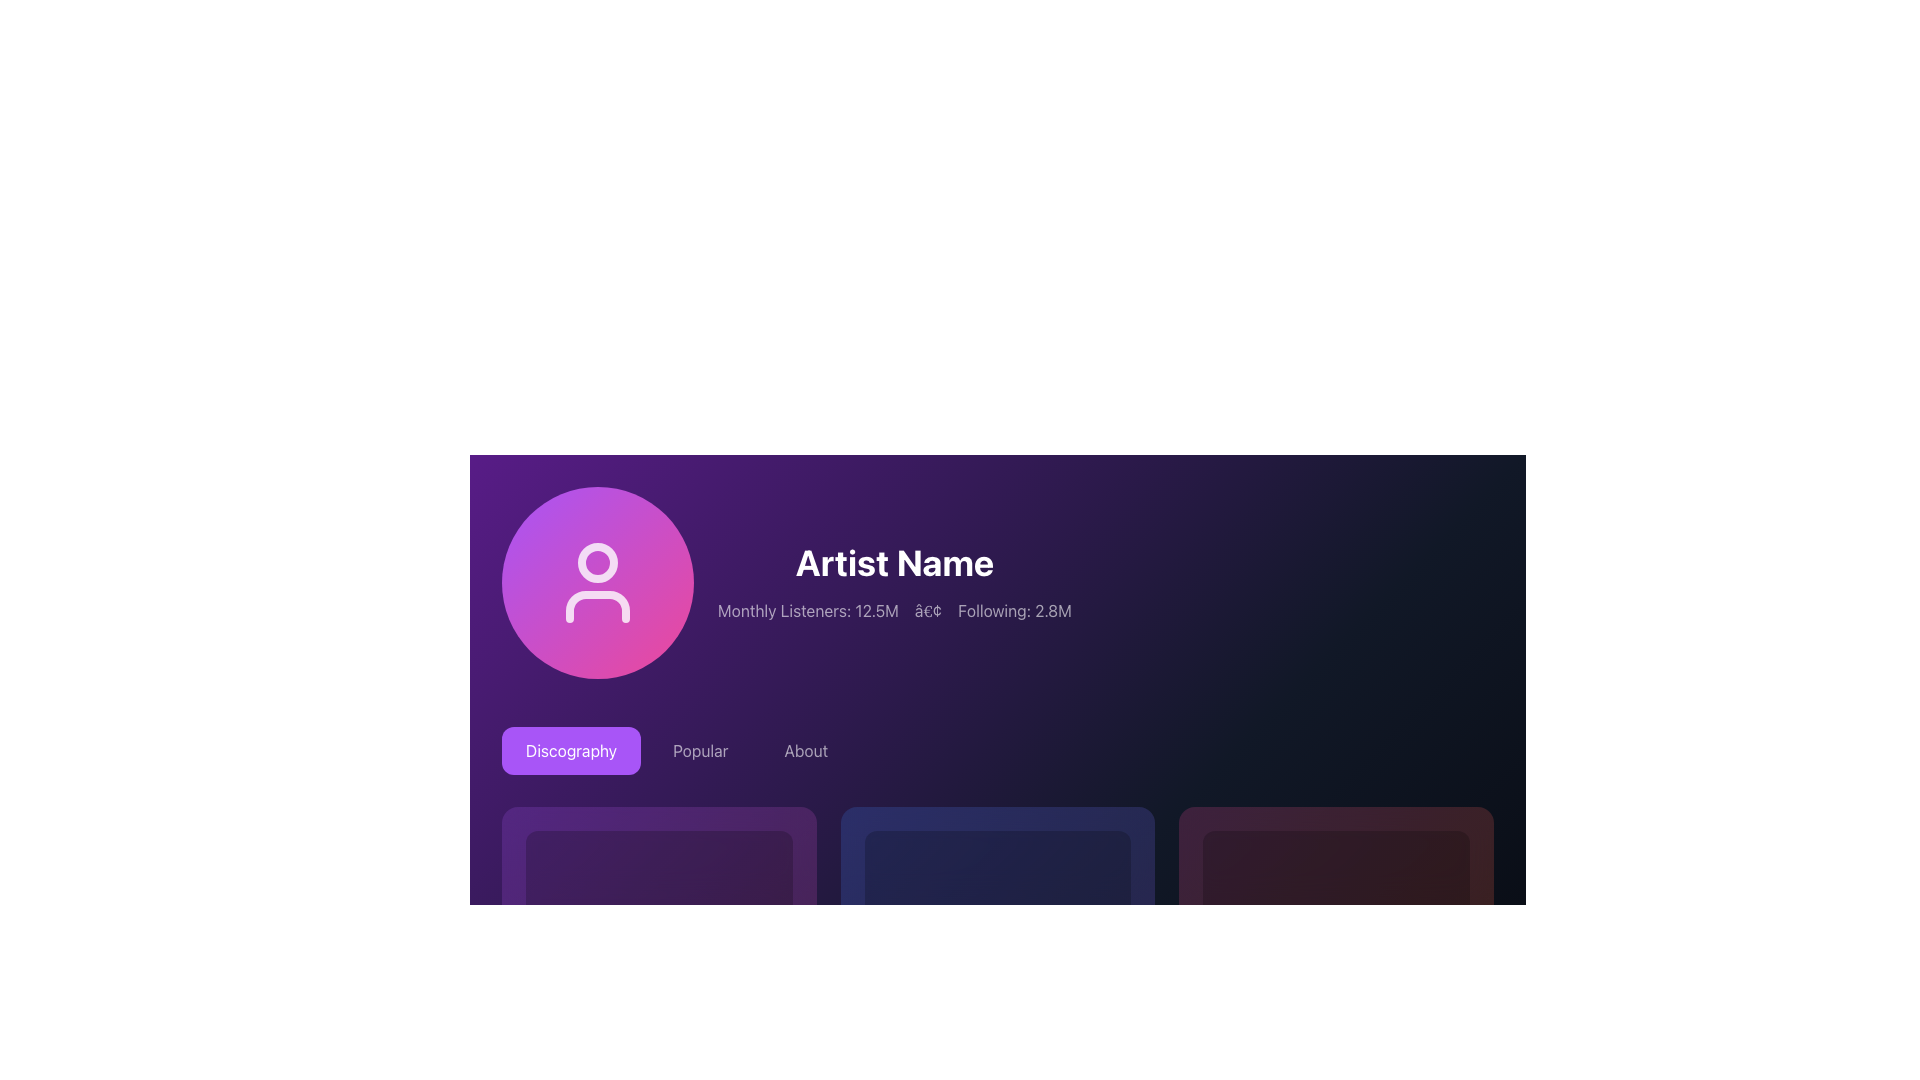 This screenshot has width=1920, height=1080. I want to click on the graphical element (circle) that is part of the user profile icon, located to the left of the text 'Artist Name', so click(597, 563).